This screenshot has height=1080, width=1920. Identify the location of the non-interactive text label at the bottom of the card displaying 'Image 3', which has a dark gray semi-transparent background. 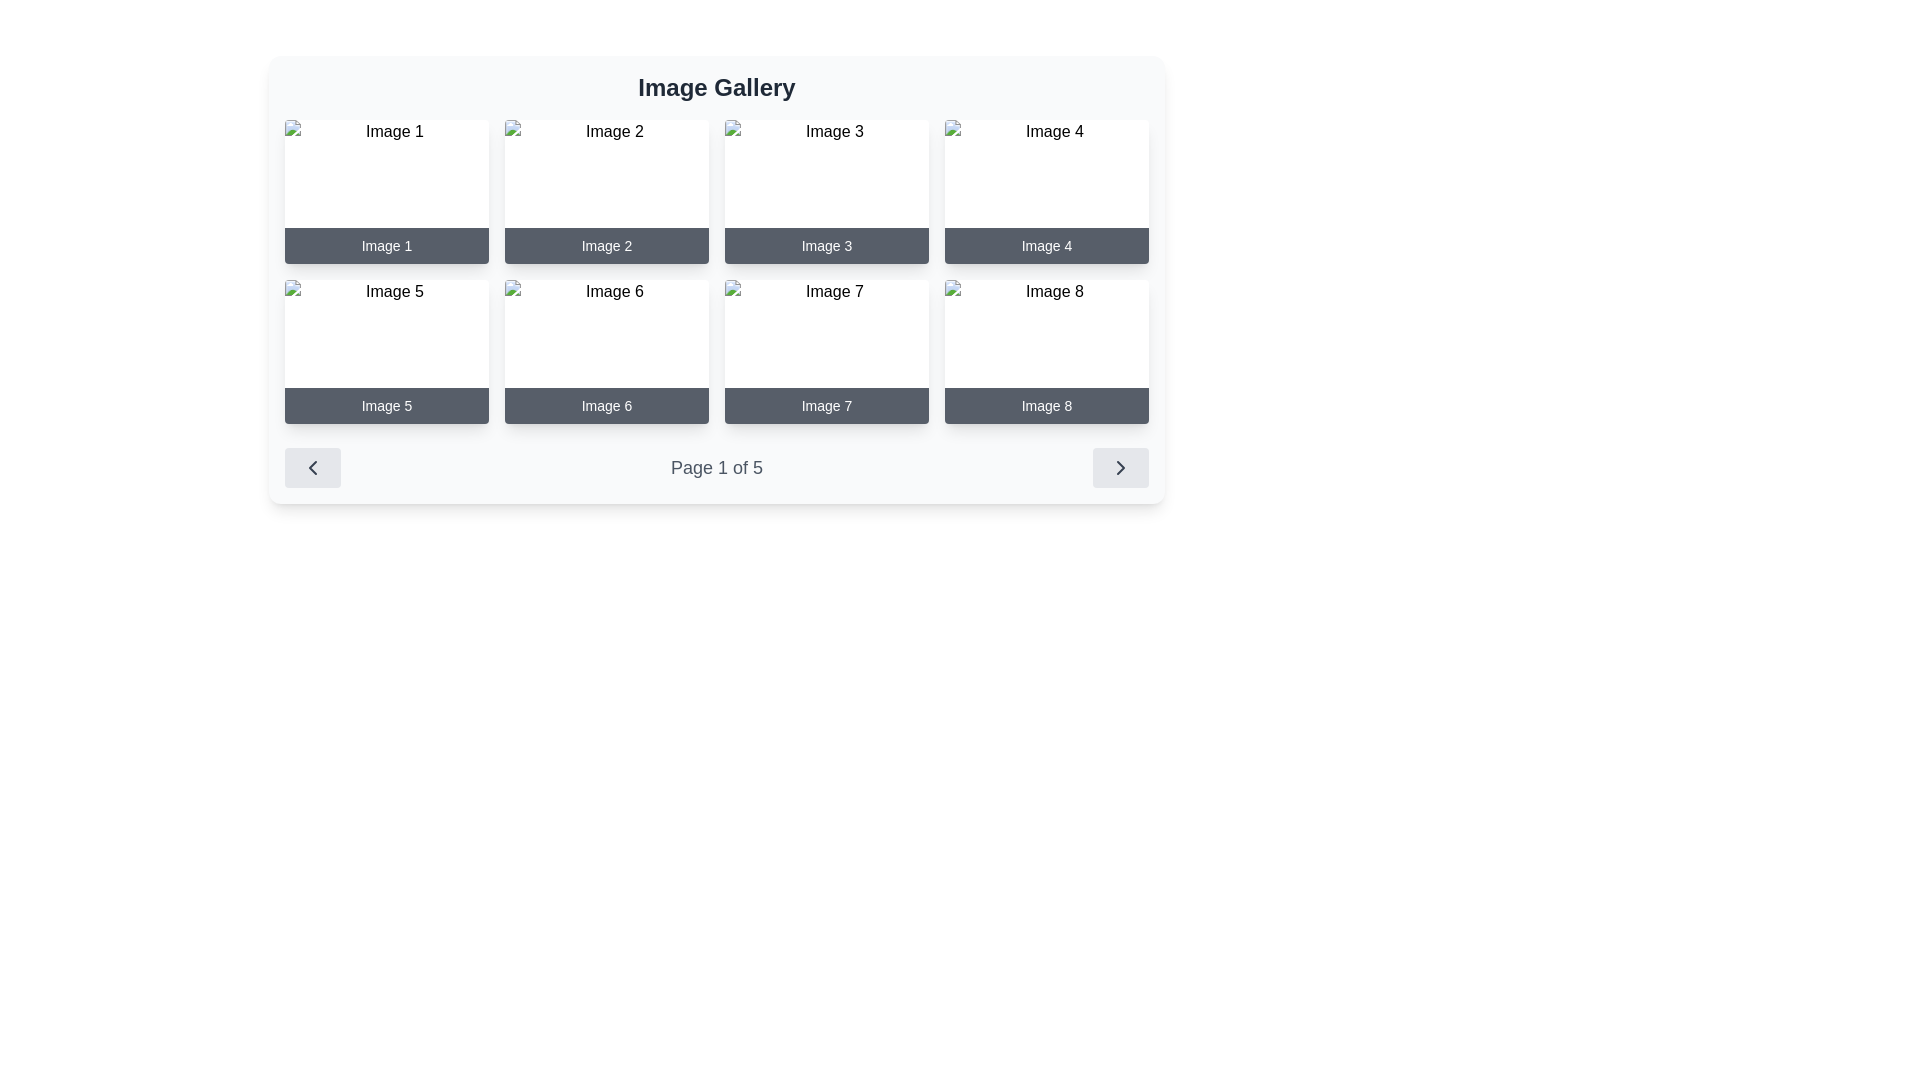
(826, 245).